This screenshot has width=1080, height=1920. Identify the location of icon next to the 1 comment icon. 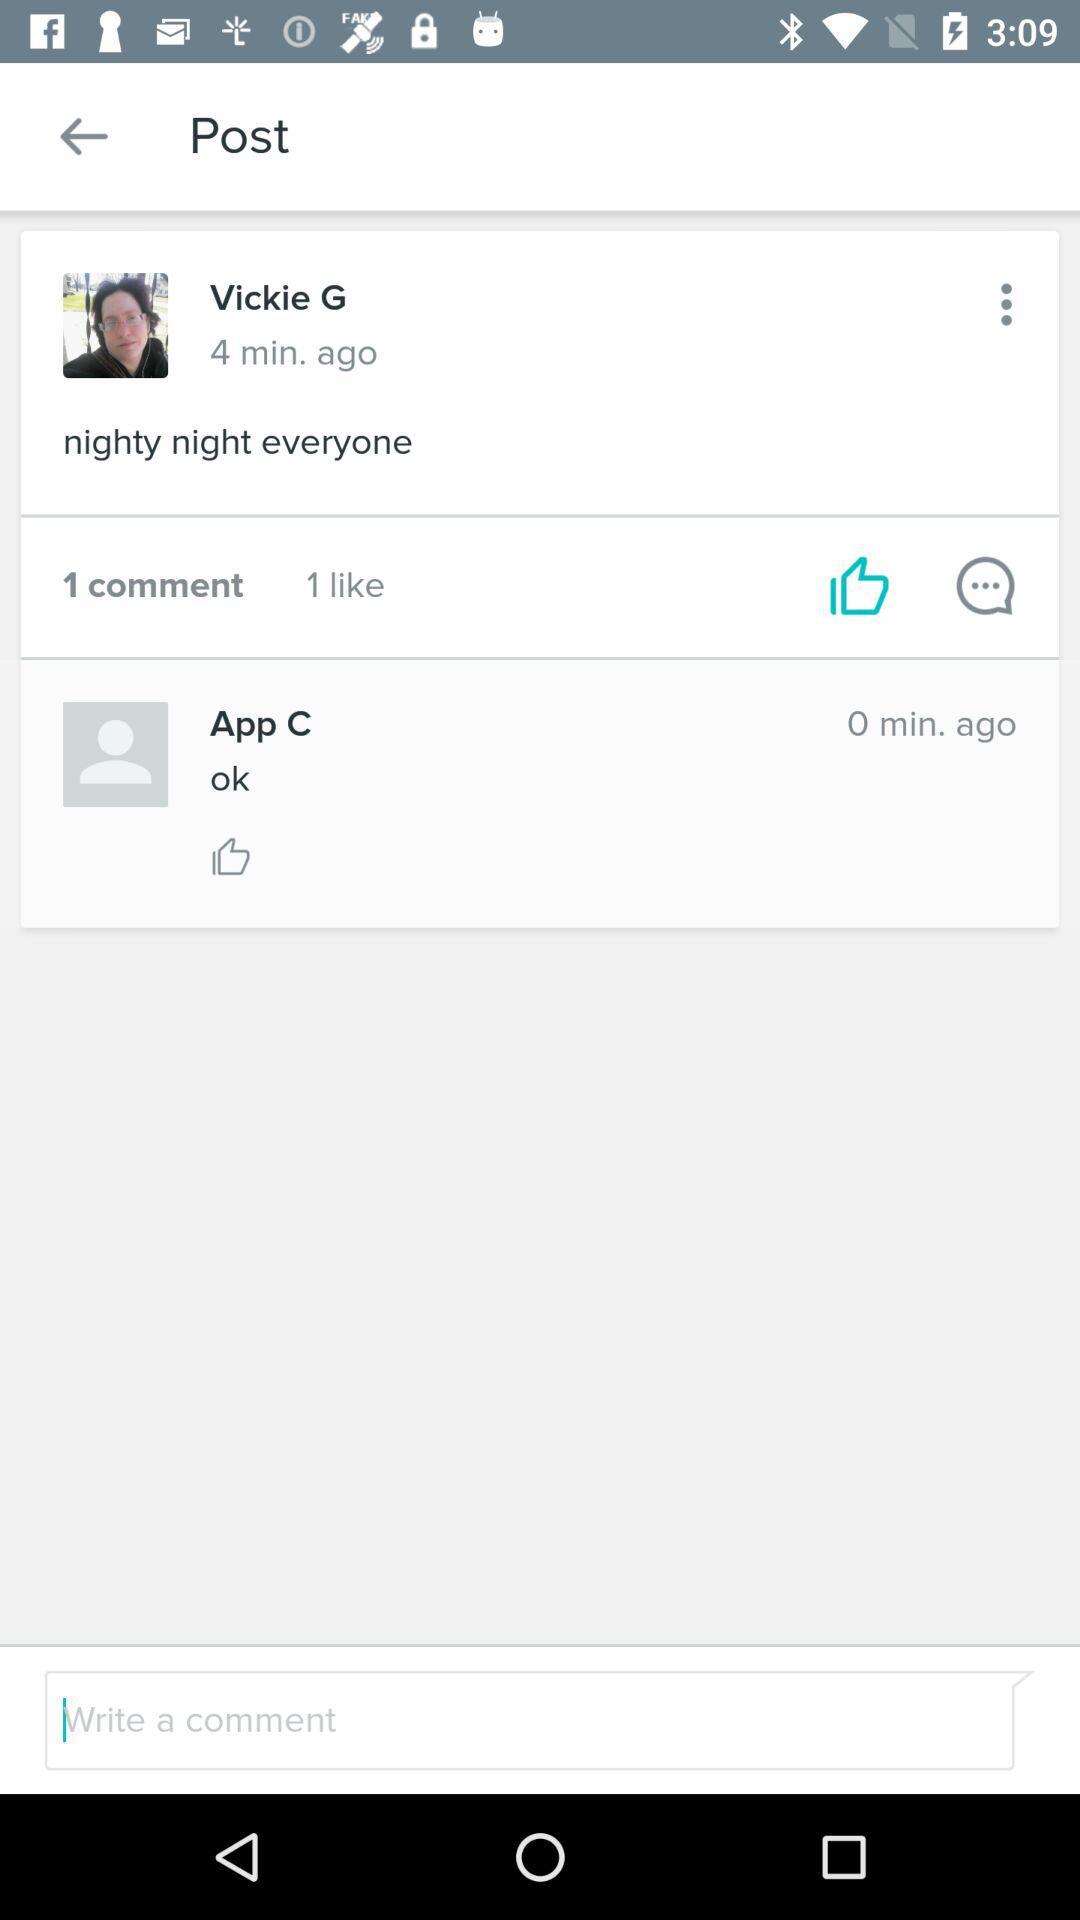
(345, 584).